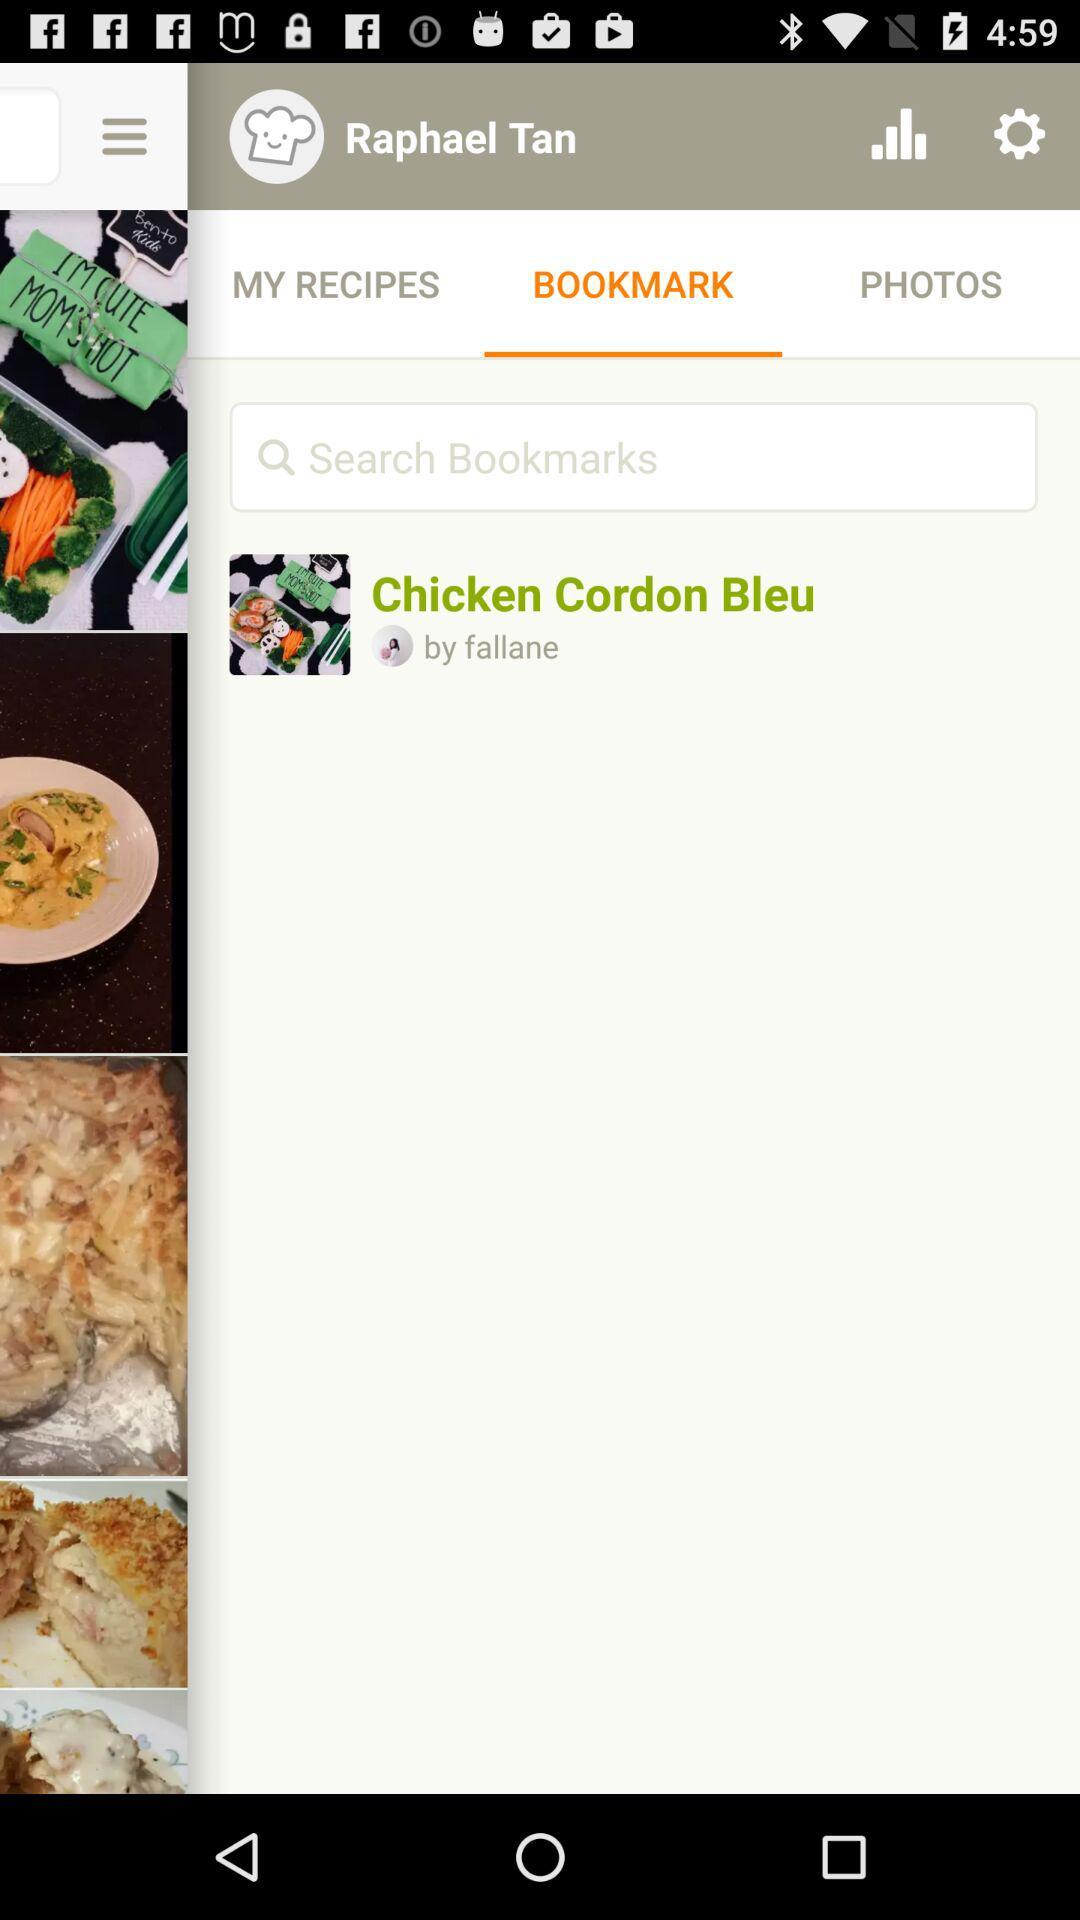 The image size is (1080, 1920). I want to click on raphael tan icon, so click(581, 135).